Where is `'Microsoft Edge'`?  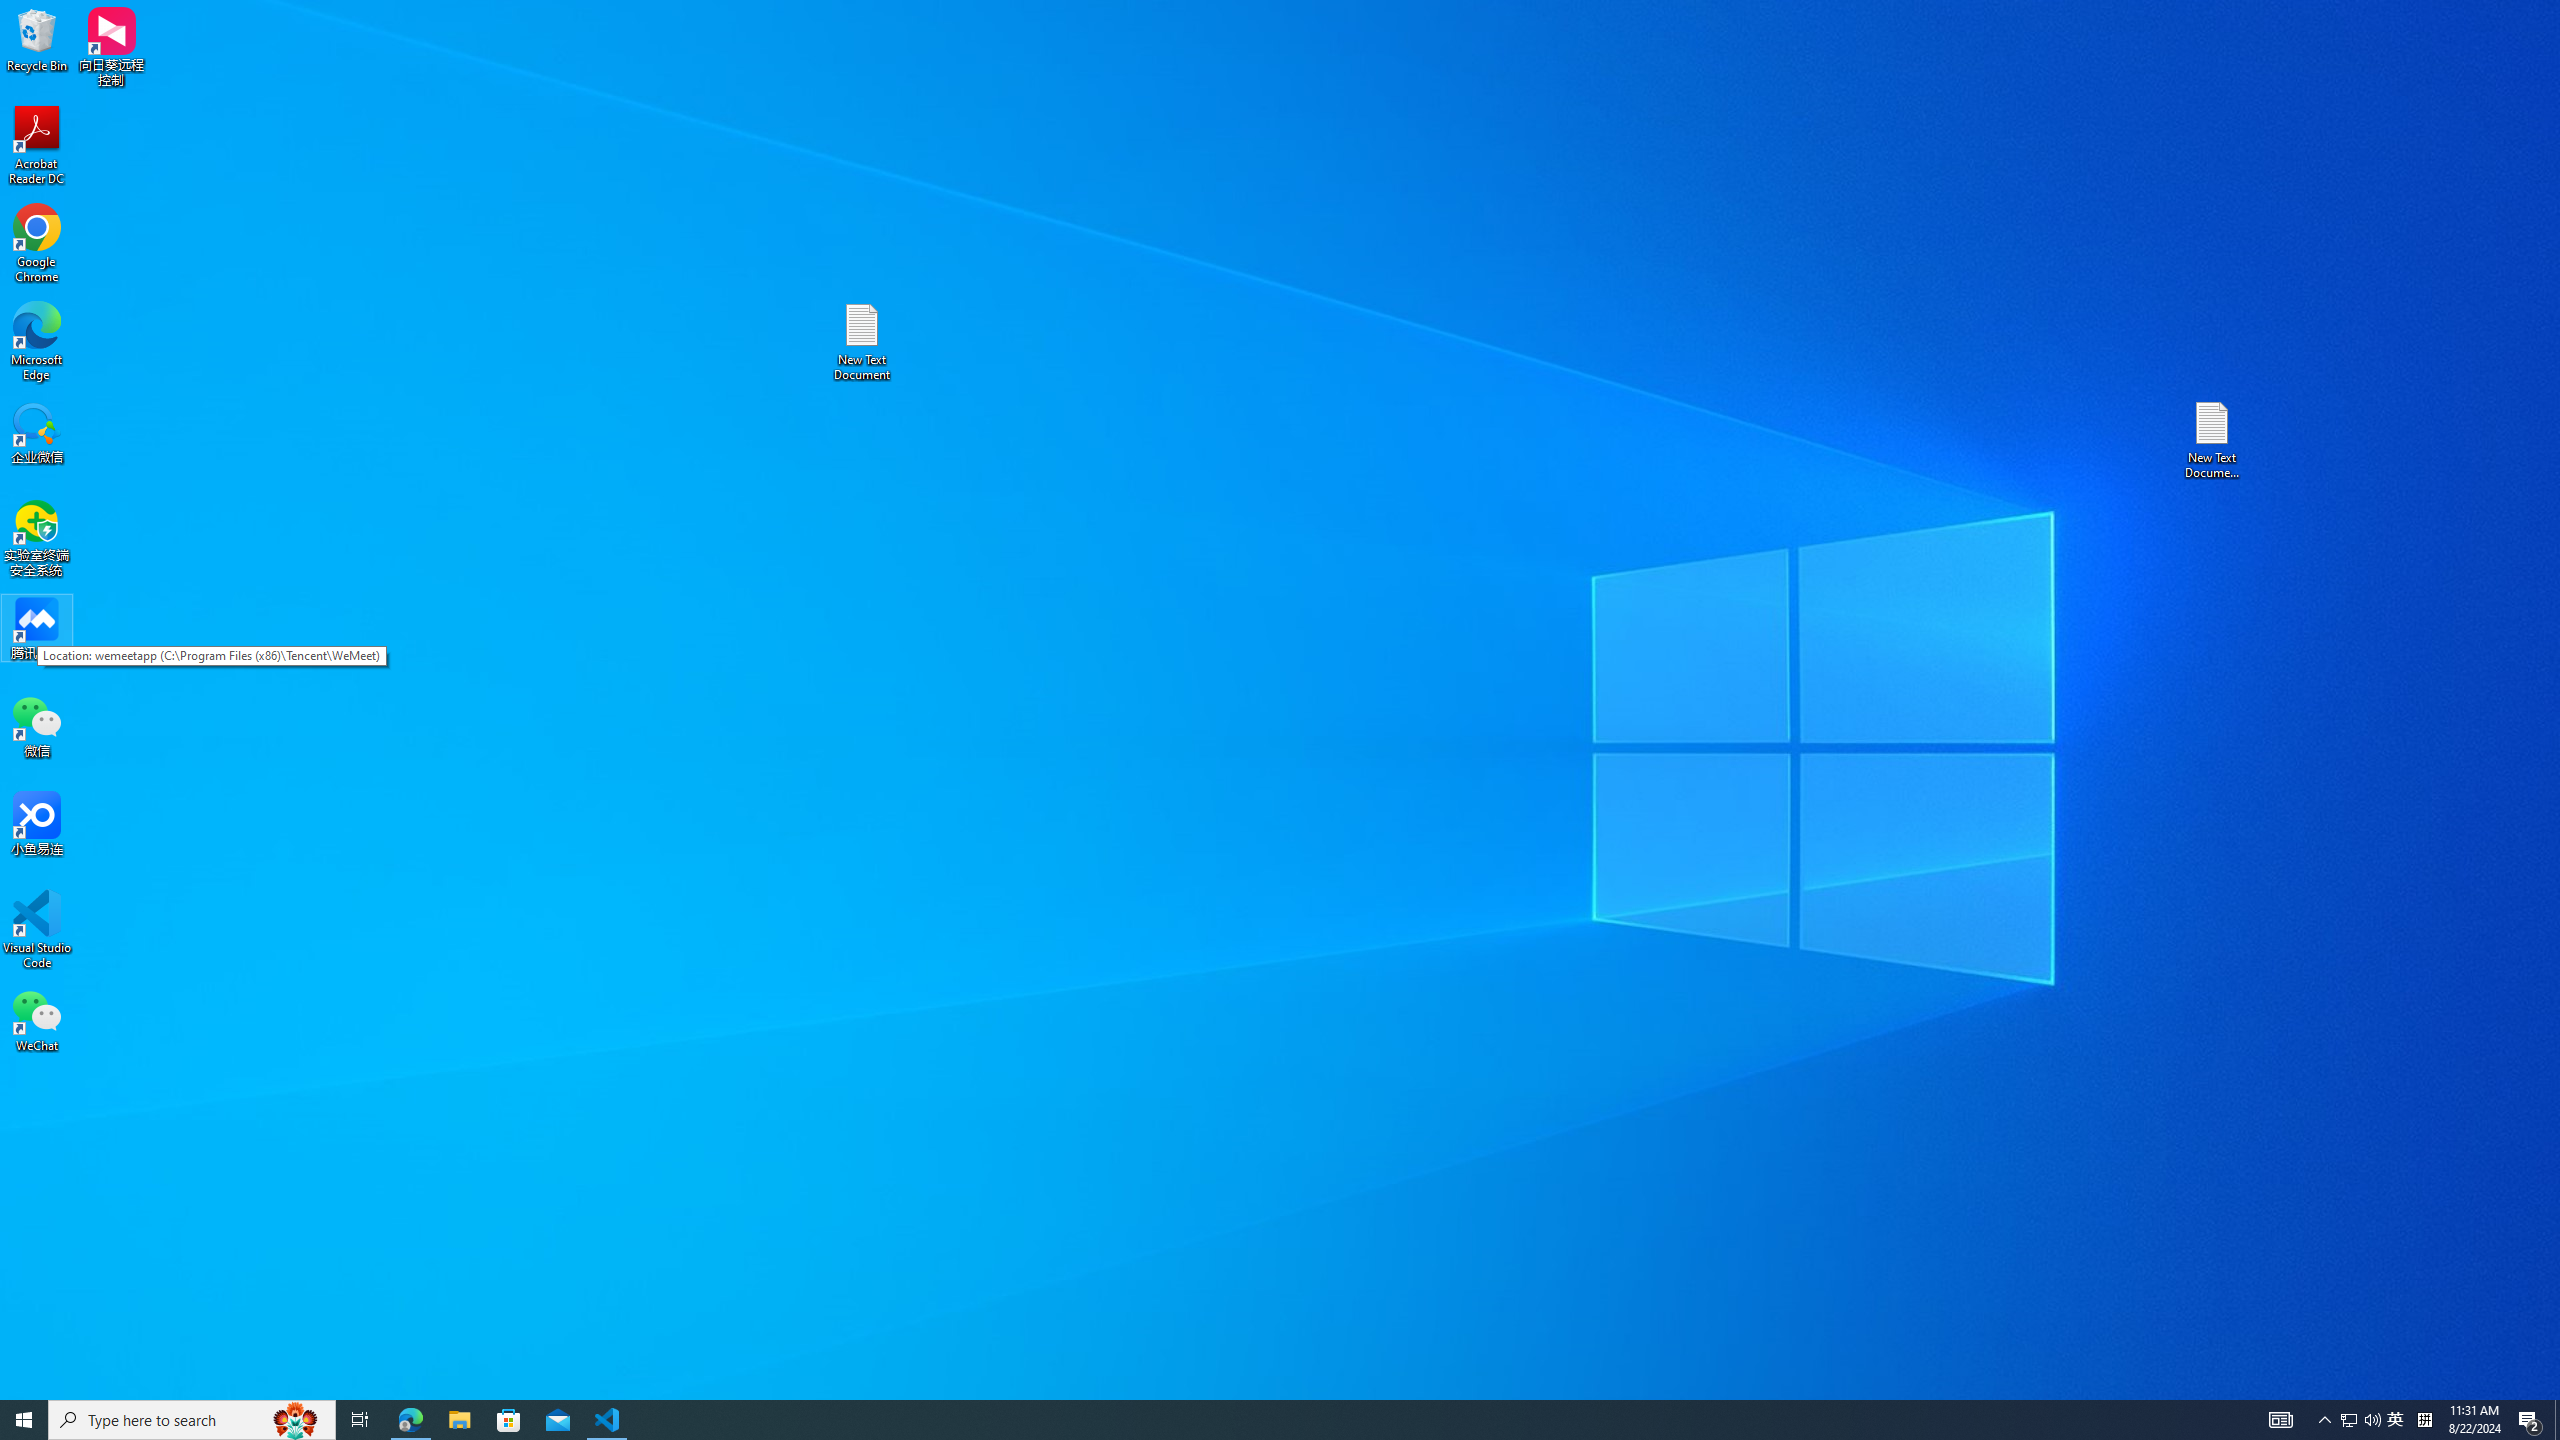
'Microsoft Edge' is located at coordinates (36, 341).